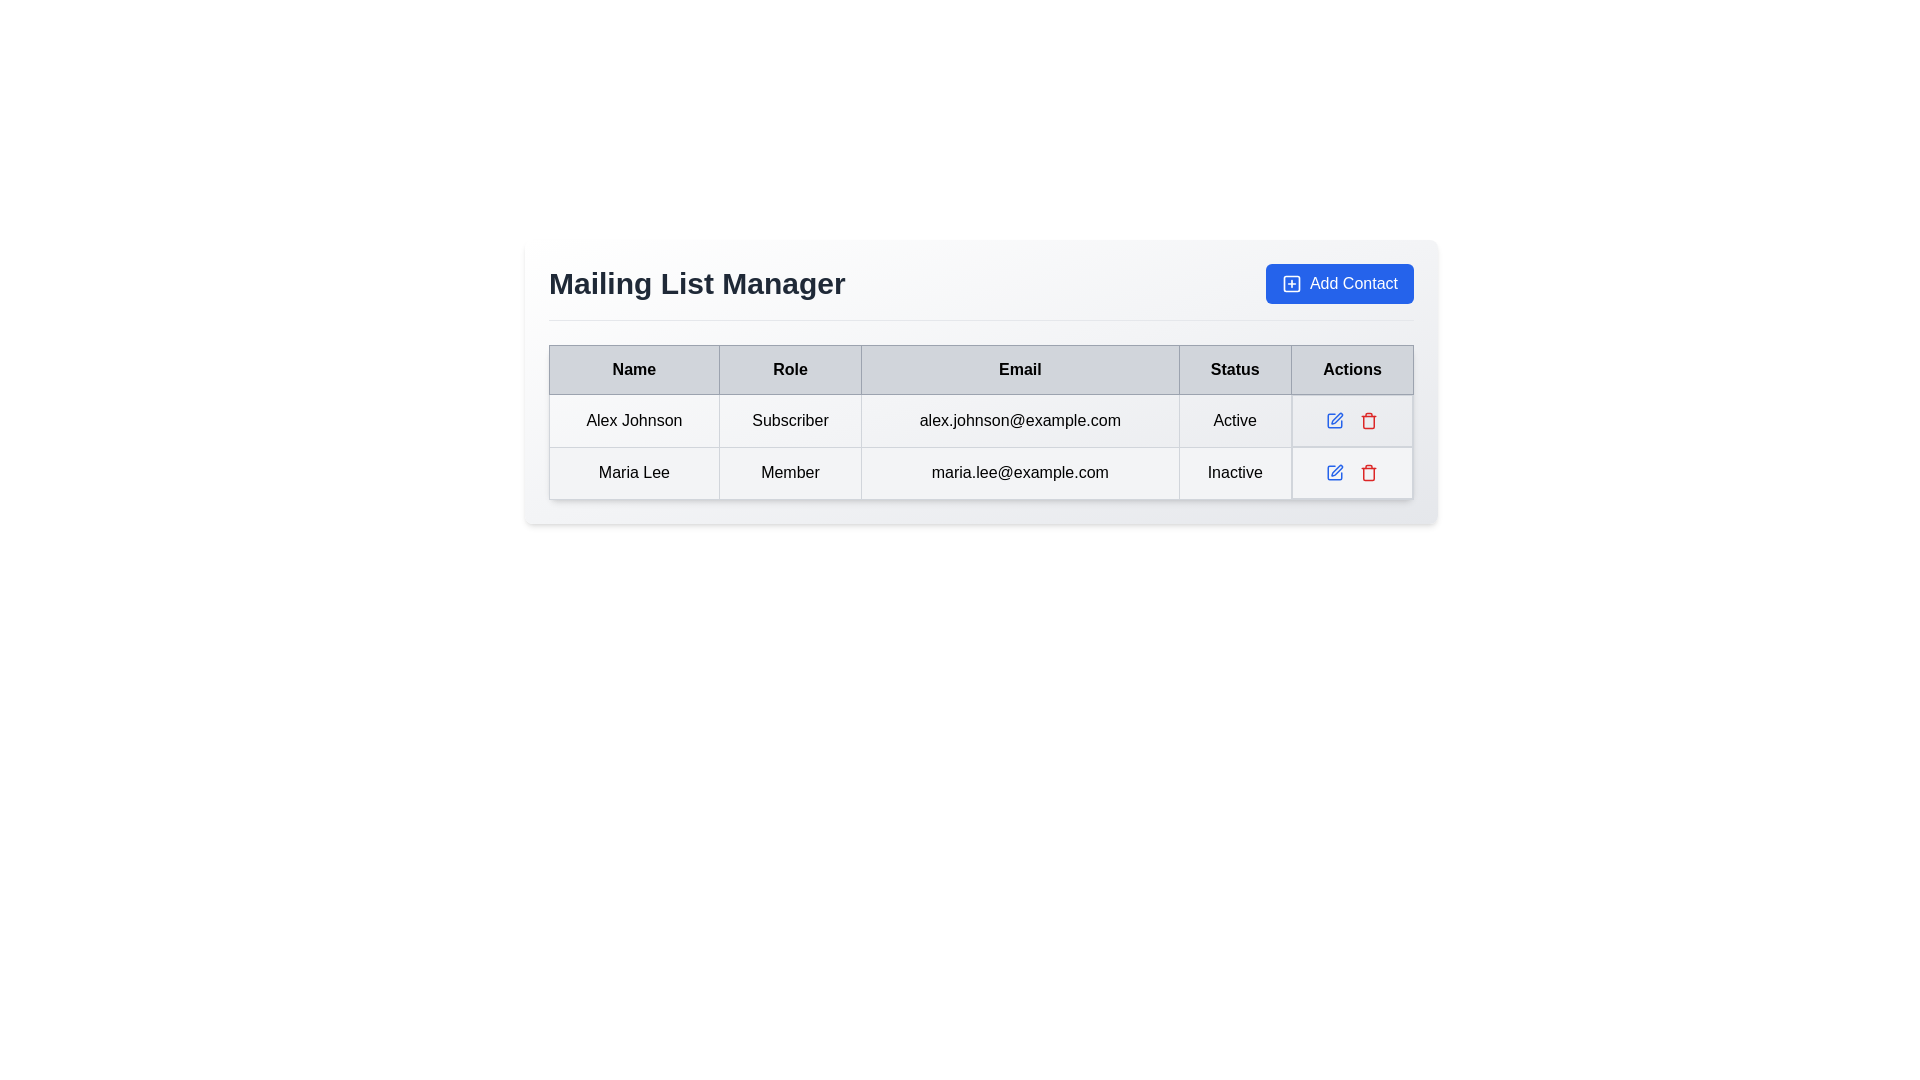  What do you see at coordinates (1020, 419) in the screenshot?
I see `the Text Display Element in the 'Email' column of the first row, which displays the user's email address` at bounding box center [1020, 419].